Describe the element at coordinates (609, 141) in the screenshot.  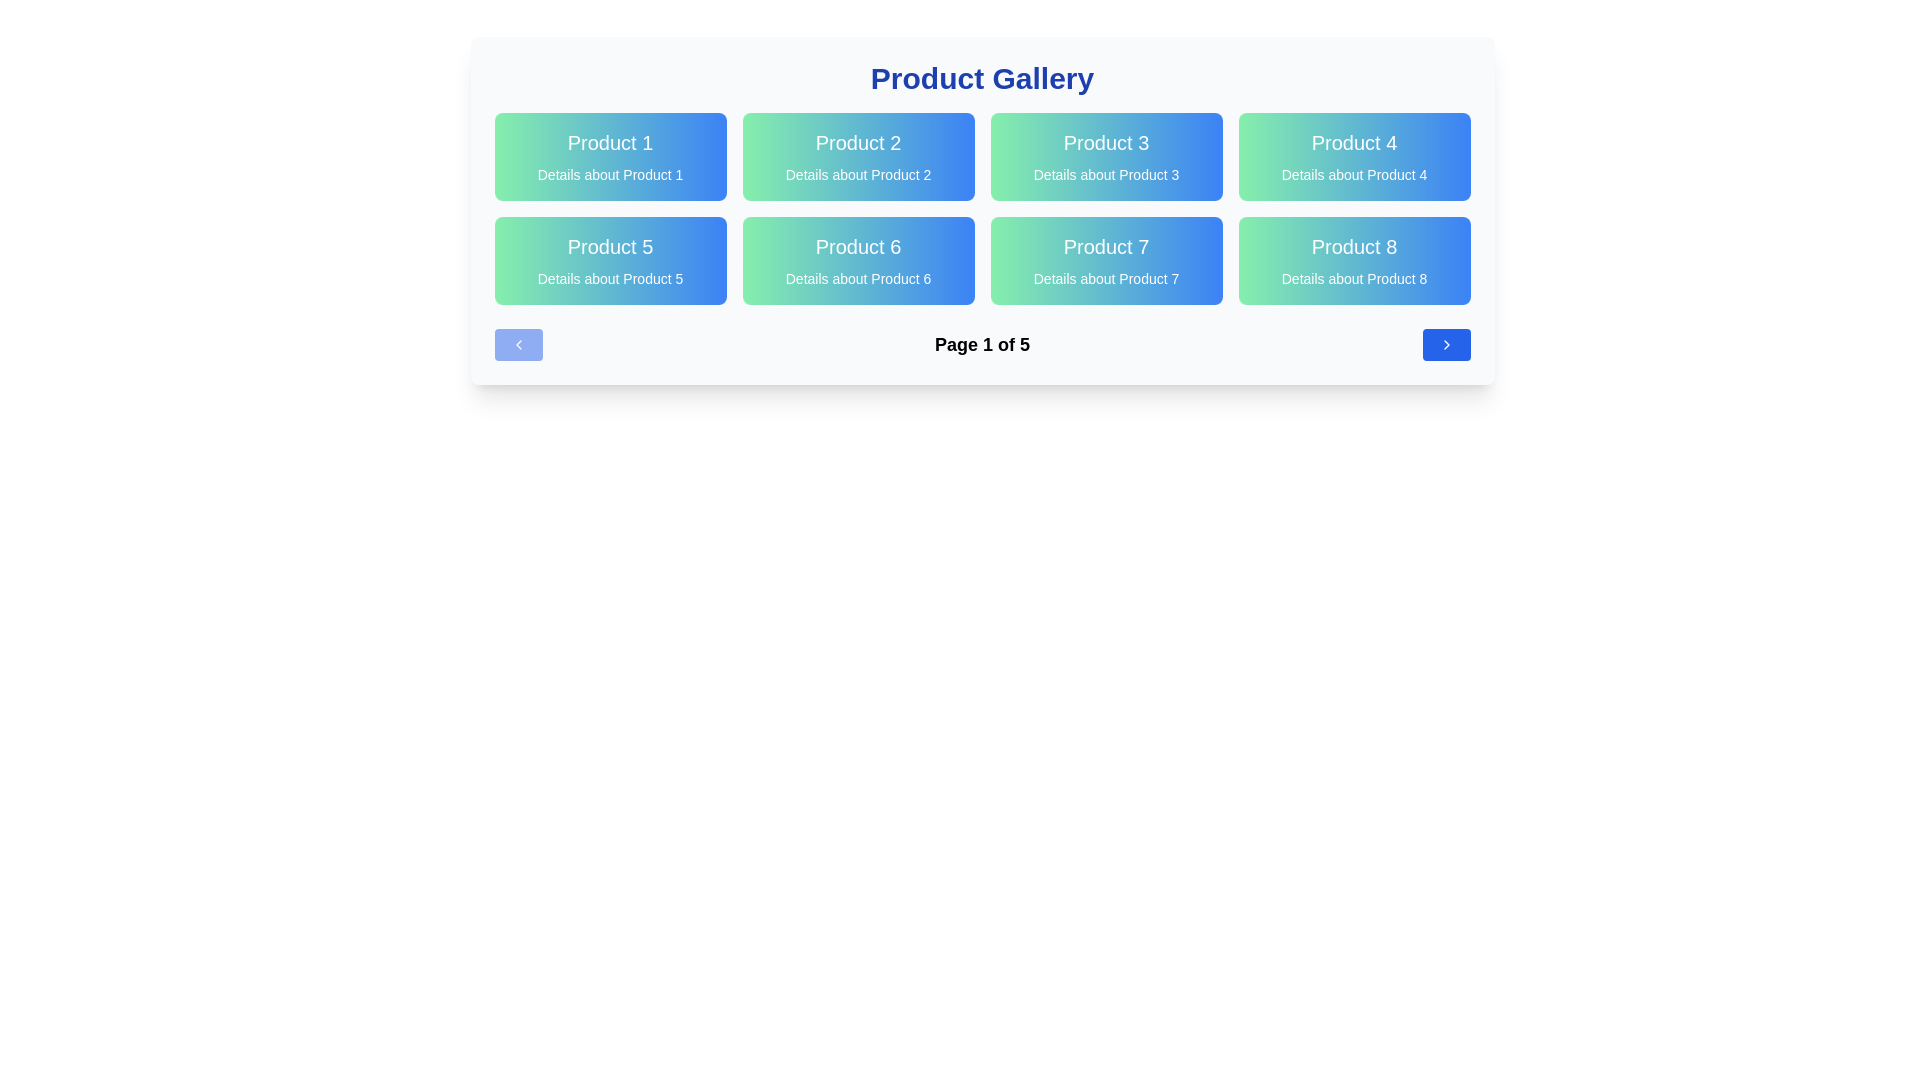
I see `the static text label that serves as the title or label for the corresponding product card, which is located in the first position of the first row of a grid showcasing multiple products` at that location.